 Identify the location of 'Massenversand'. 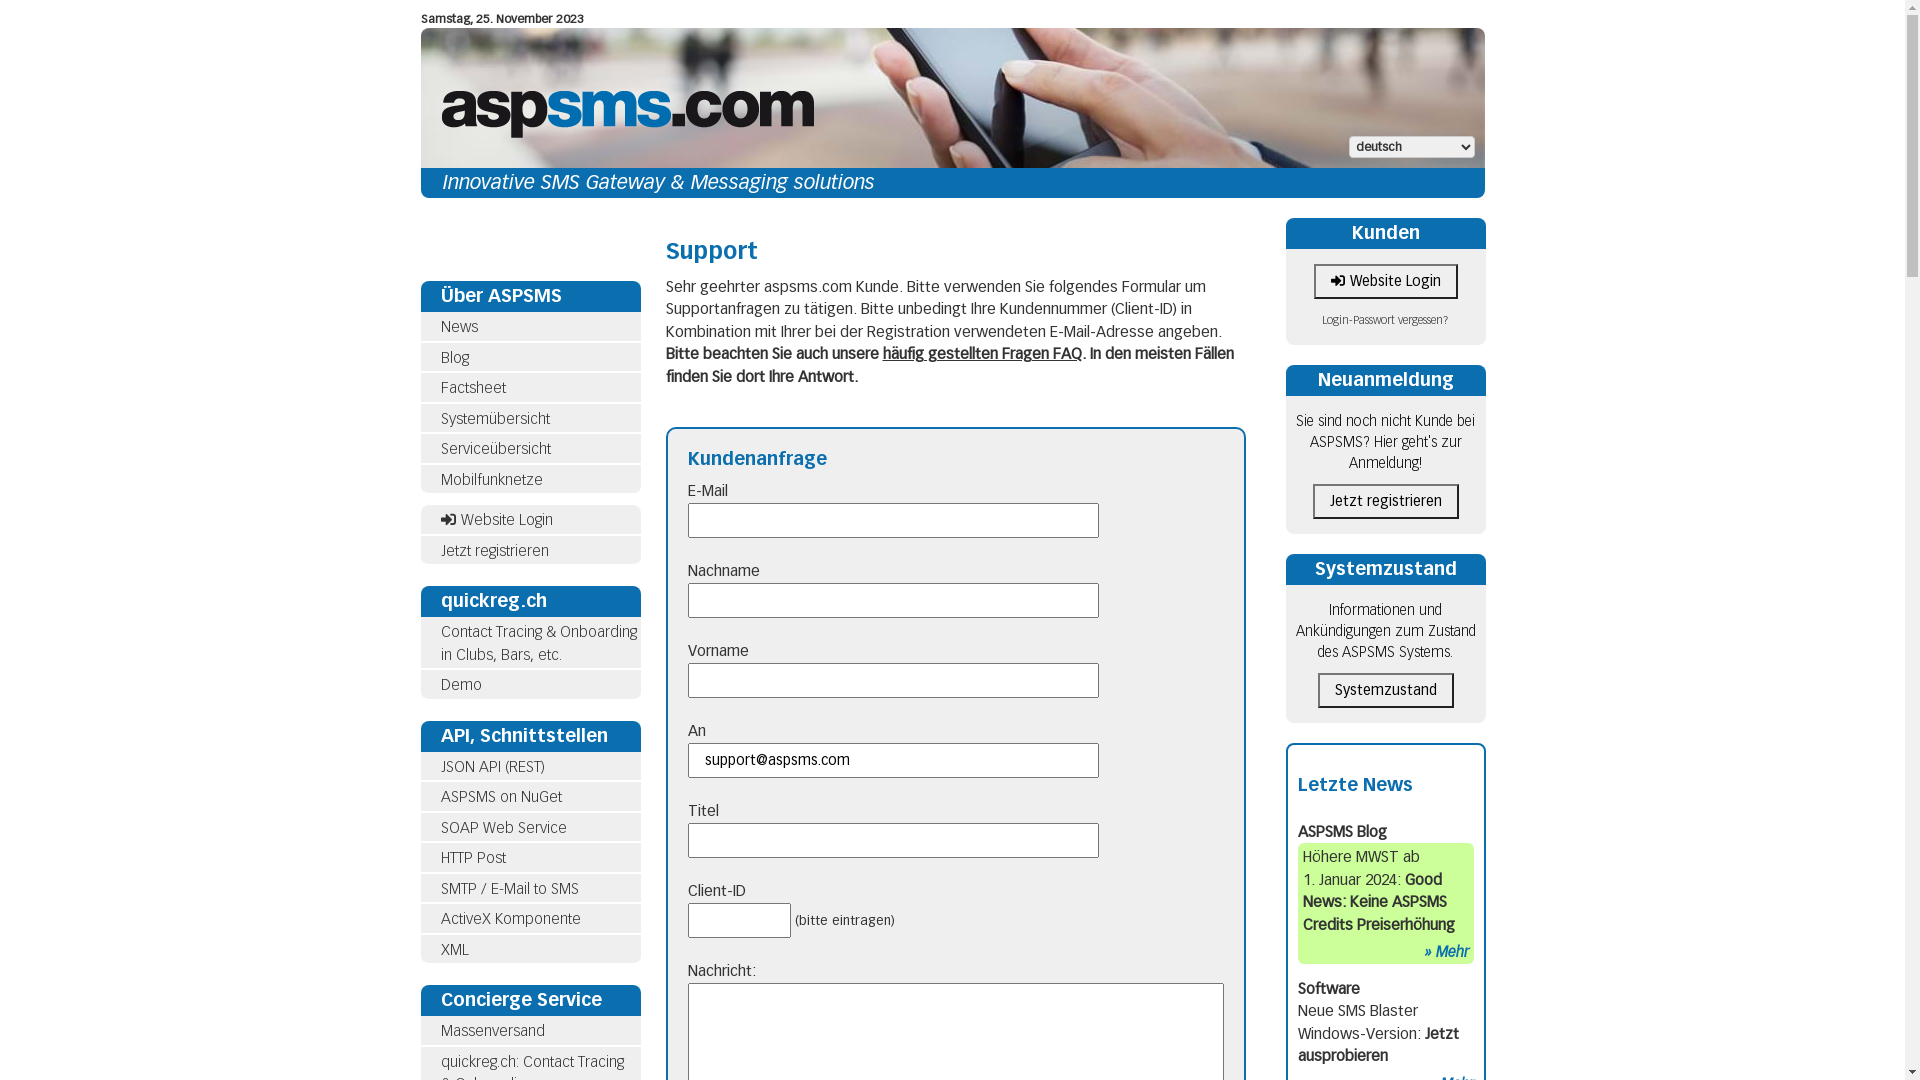
(419, 1031).